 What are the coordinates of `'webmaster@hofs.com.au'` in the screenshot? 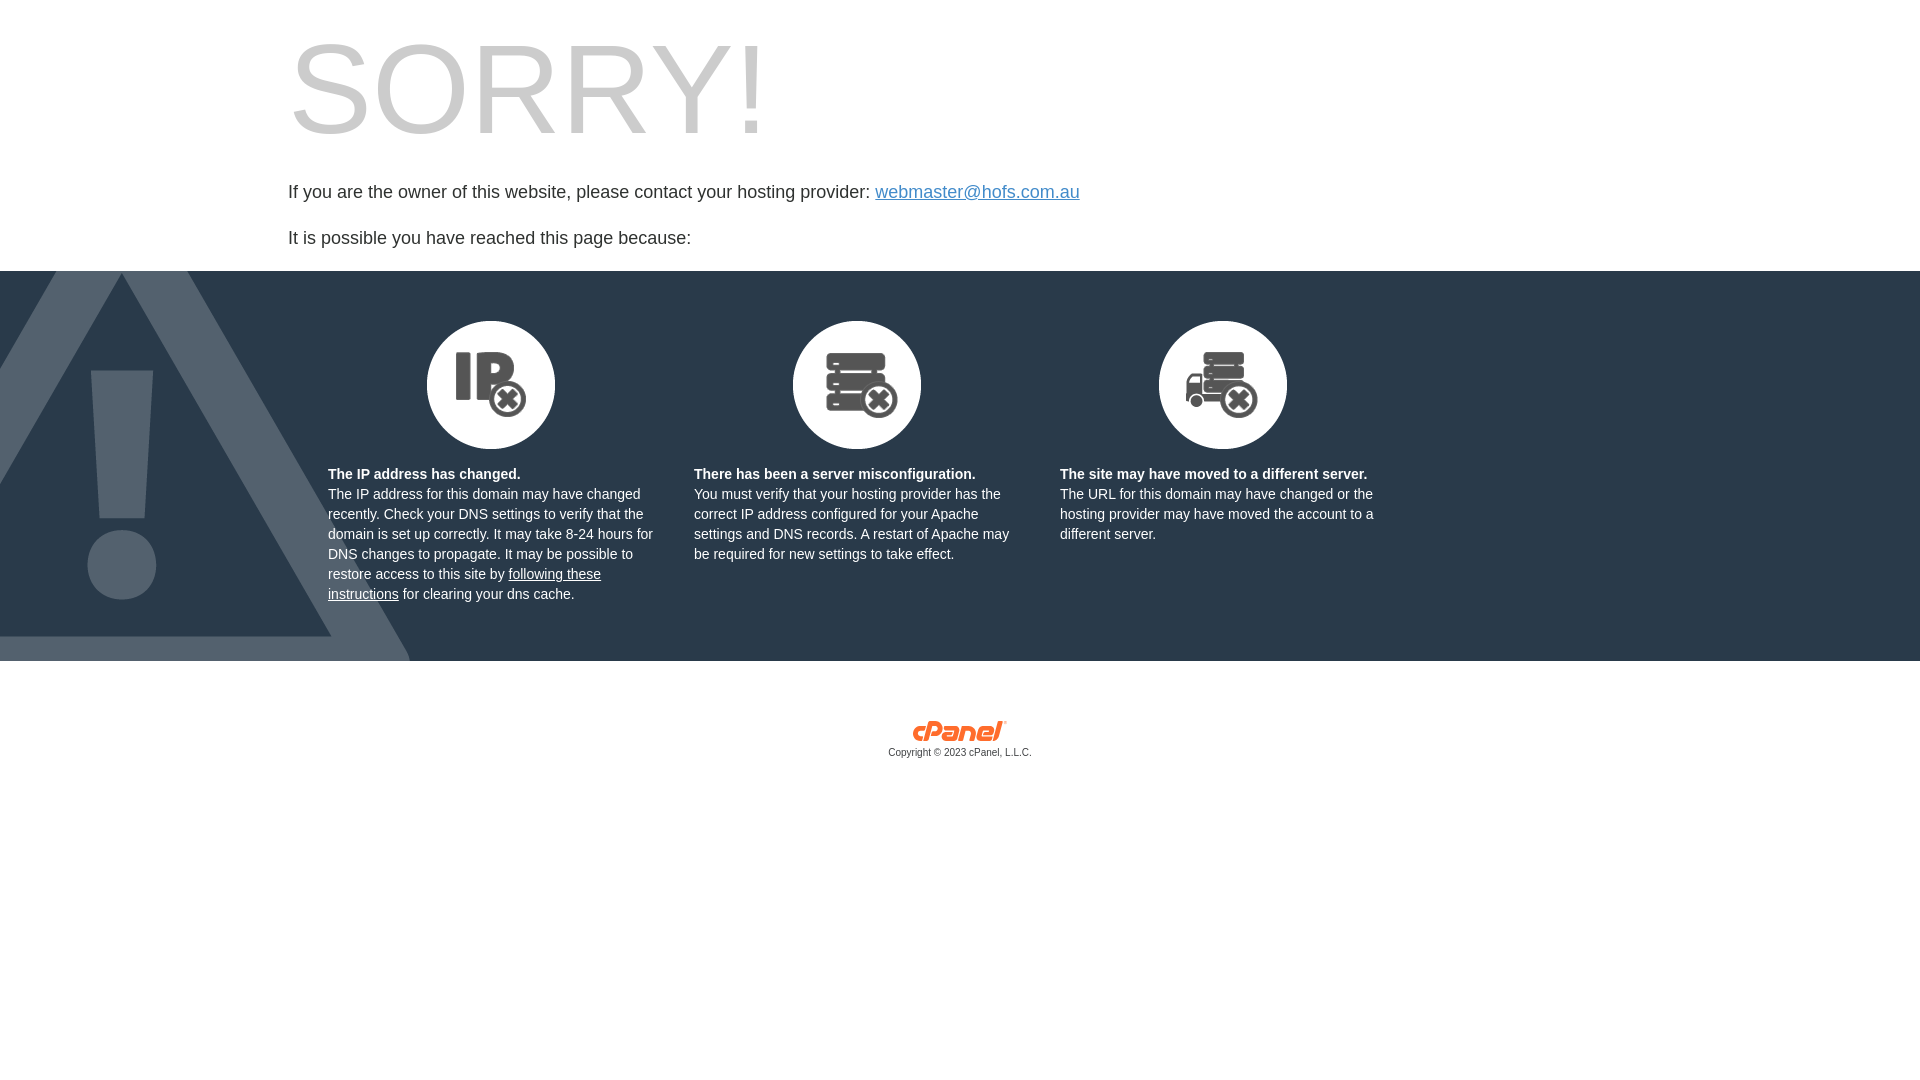 It's located at (977, 192).